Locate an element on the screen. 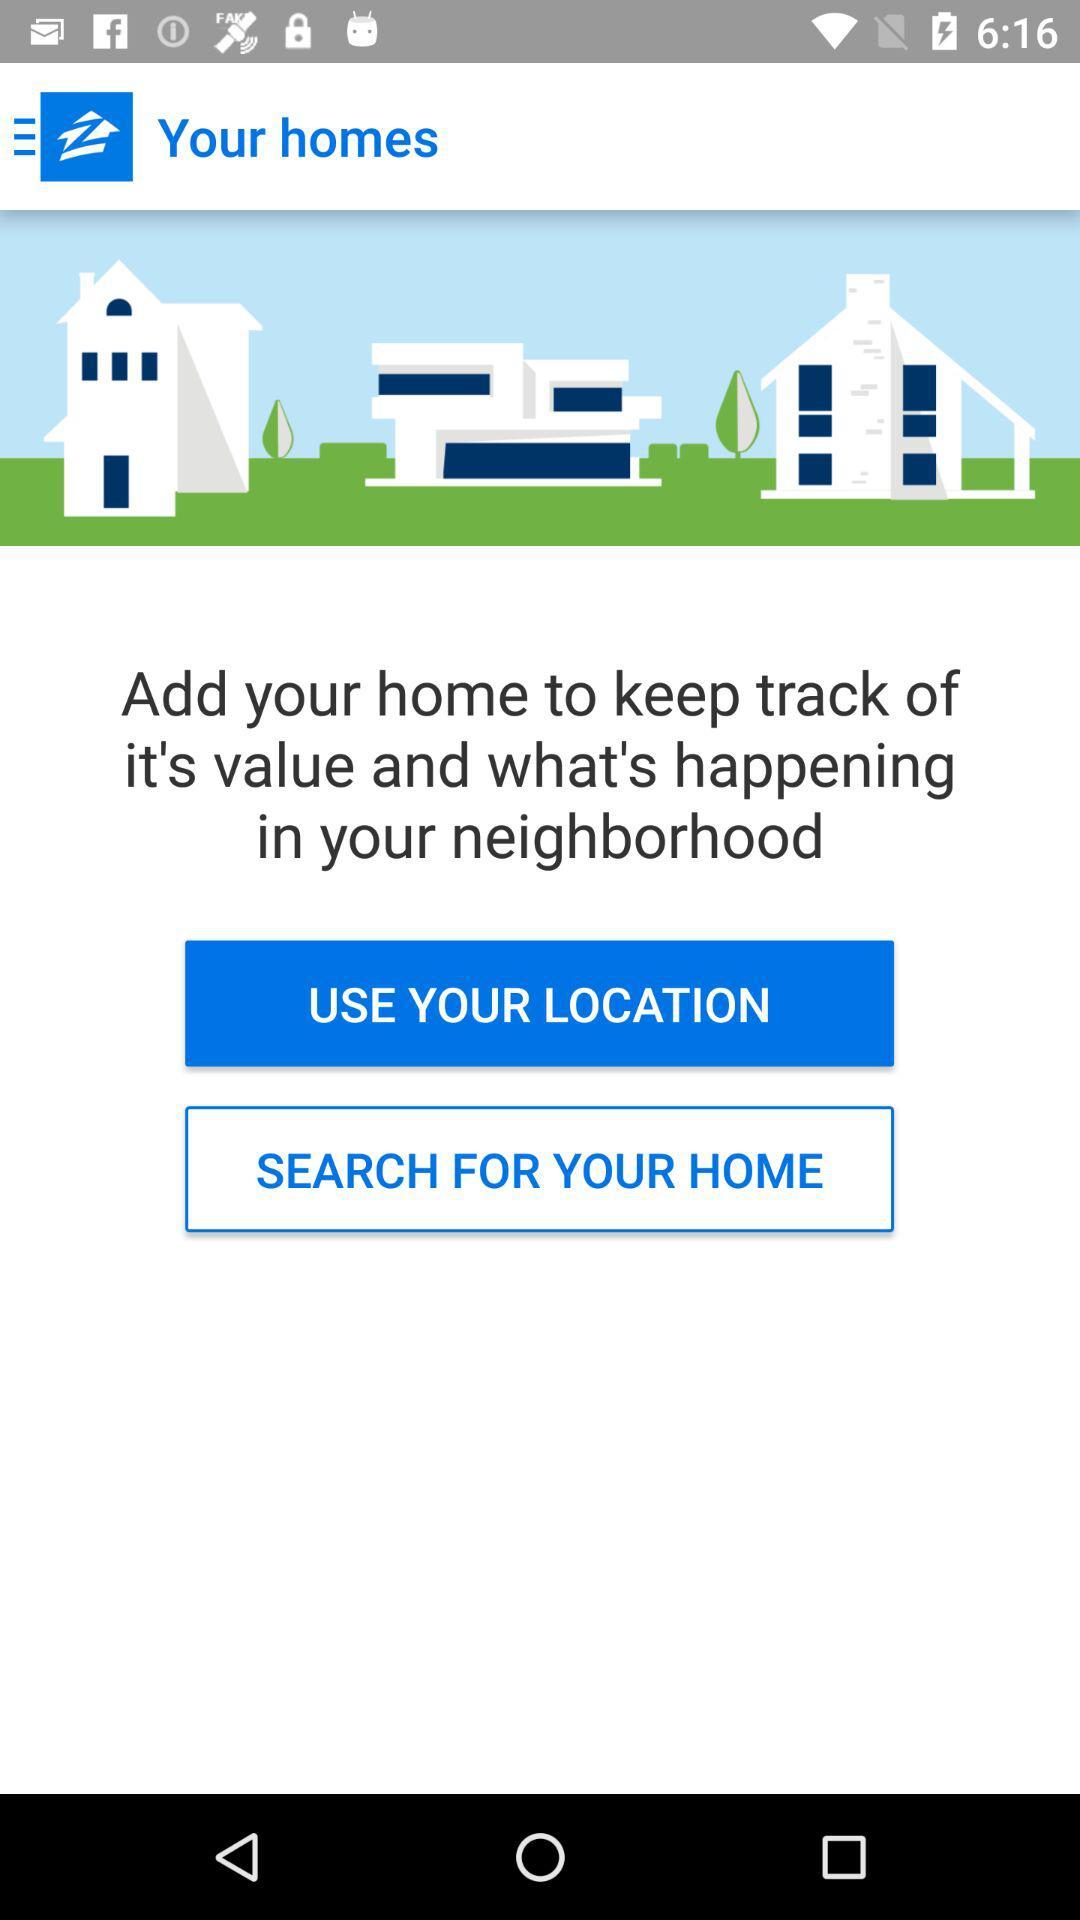 Image resolution: width=1080 pixels, height=1920 pixels. item to the left of your homes item is located at coordinates (72, 135).